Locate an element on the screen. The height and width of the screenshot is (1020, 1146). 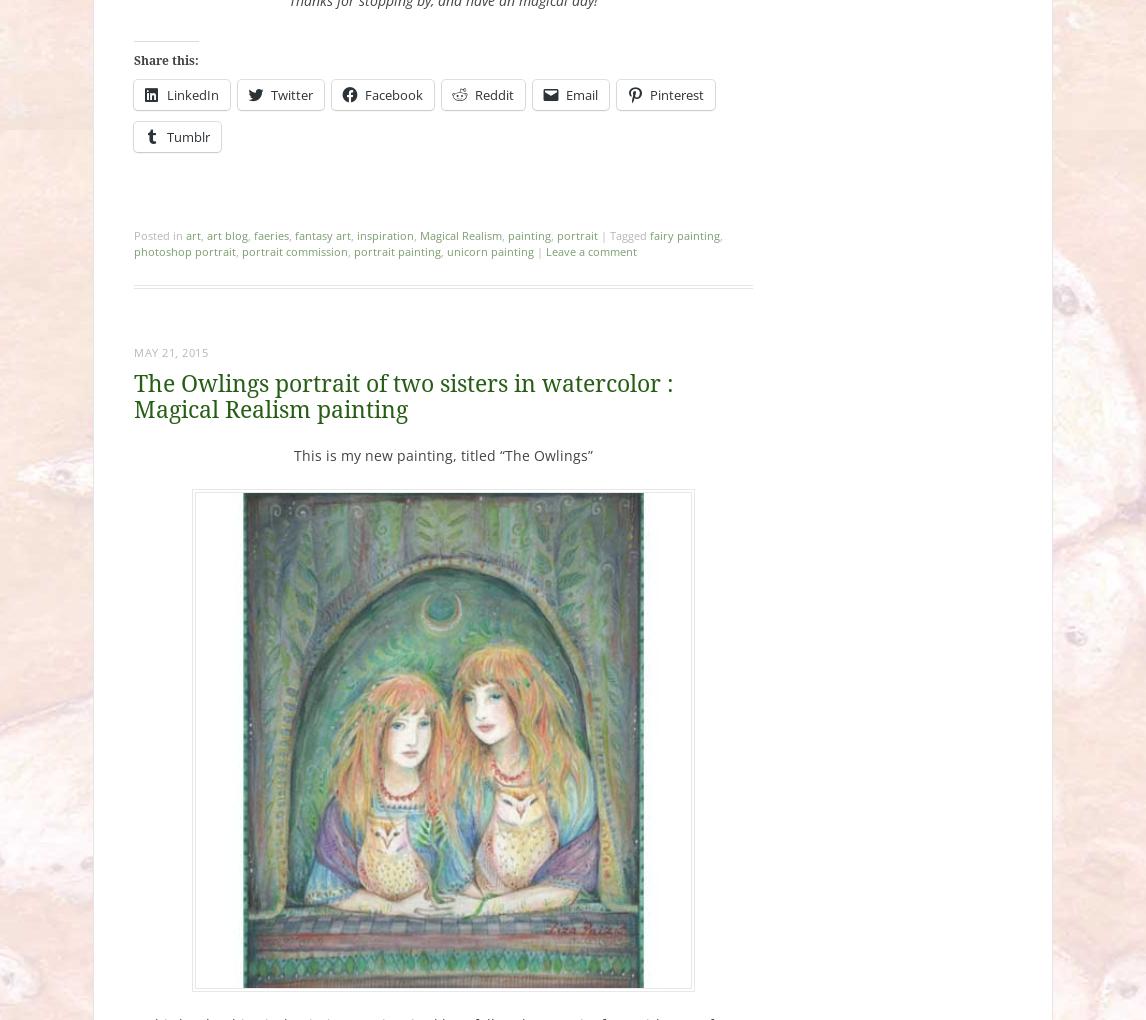
'photoshop portrait' is located at coordinates (184, 251).